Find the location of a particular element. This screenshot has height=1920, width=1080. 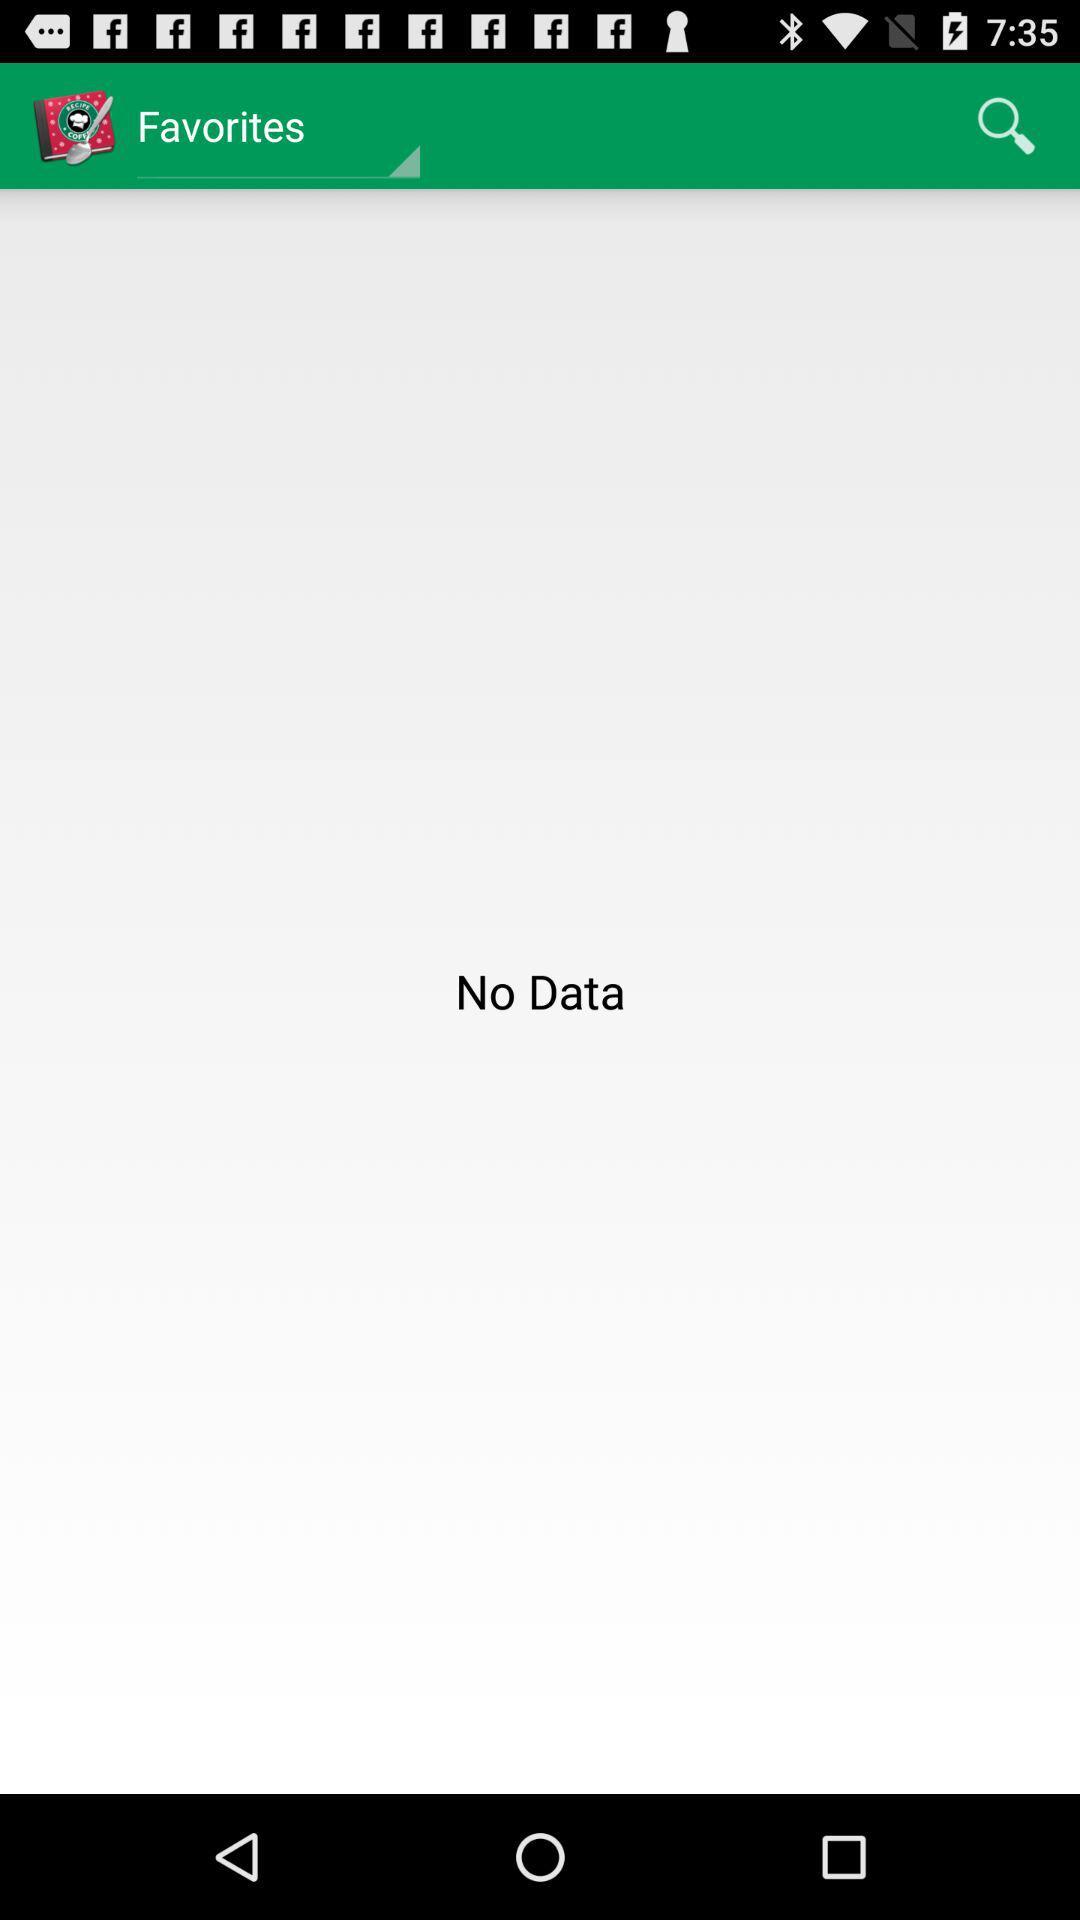

app to the right of the favorites app is located at coordinates (1006, 124).